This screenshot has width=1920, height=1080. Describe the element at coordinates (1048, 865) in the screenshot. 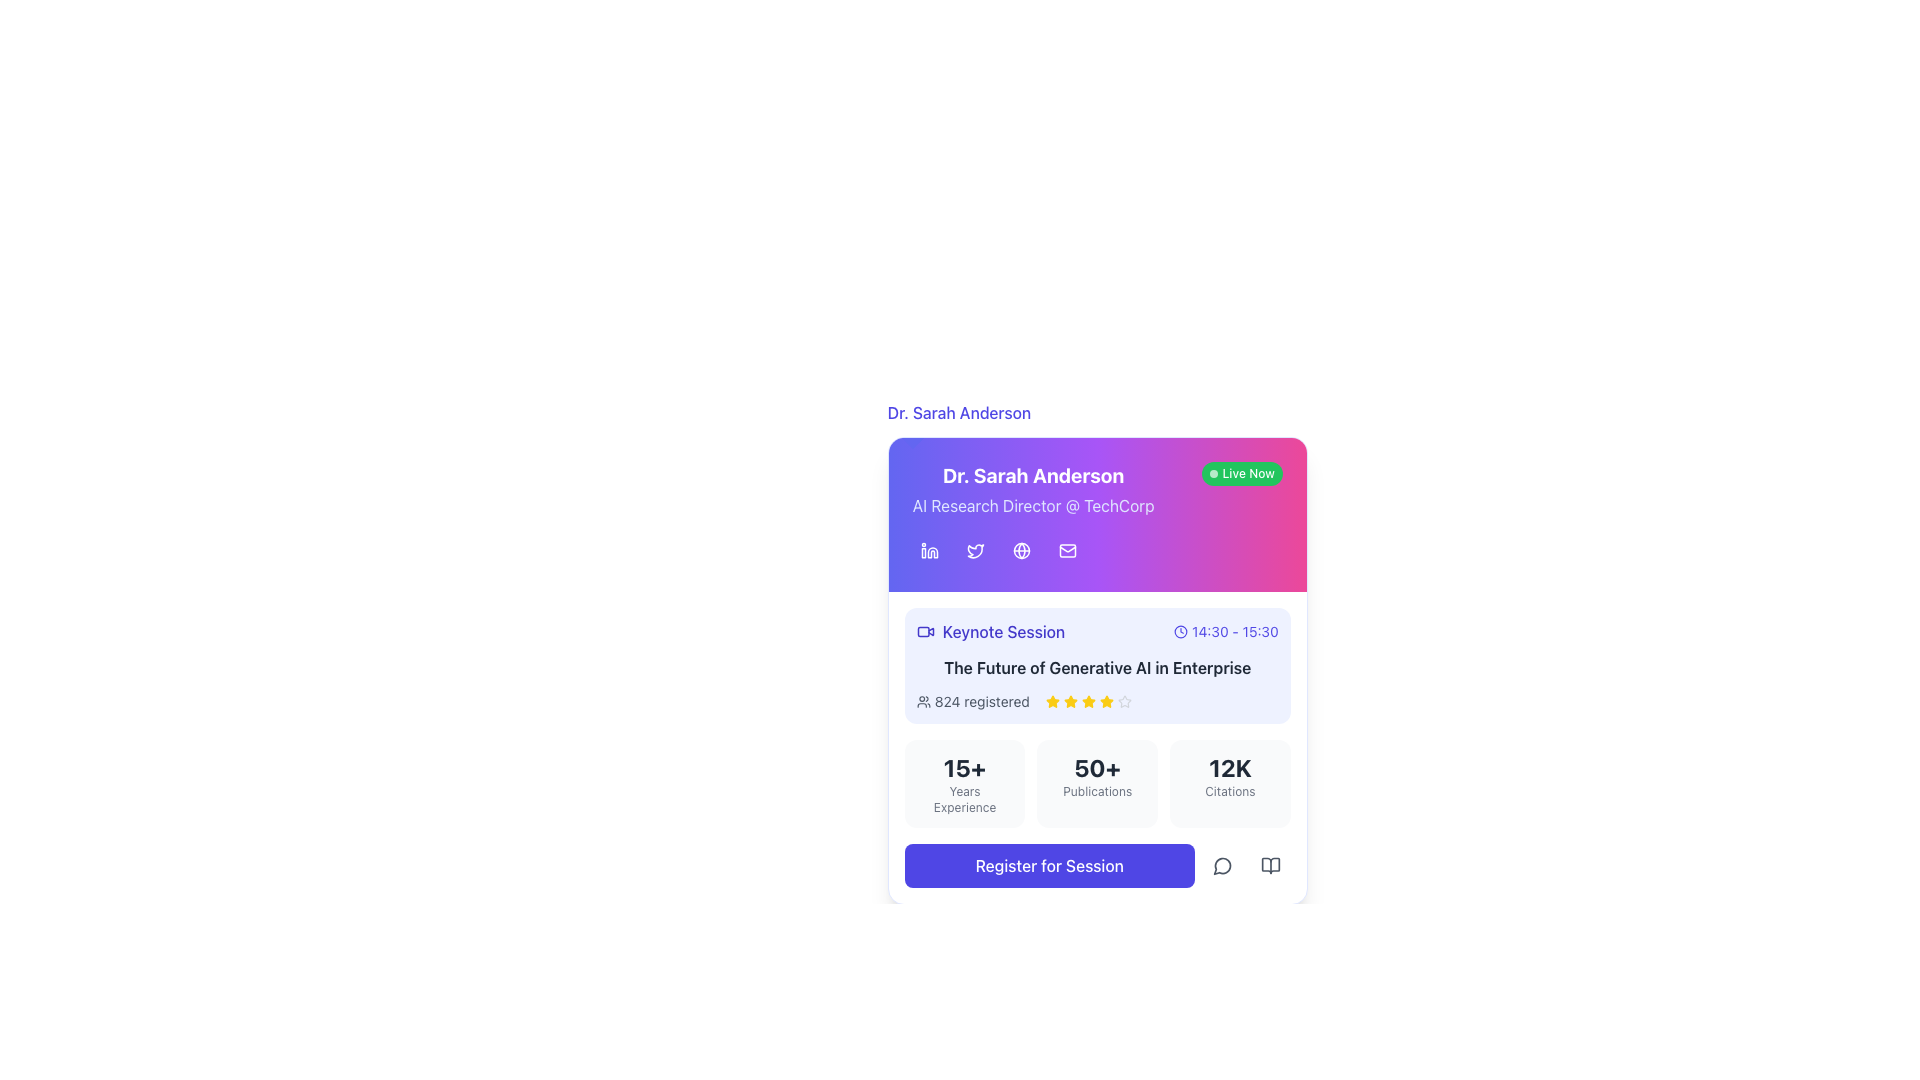

I see `the registration button located at the bottom of the card interface, which is the first item in a horizontal row of elements` at that location.